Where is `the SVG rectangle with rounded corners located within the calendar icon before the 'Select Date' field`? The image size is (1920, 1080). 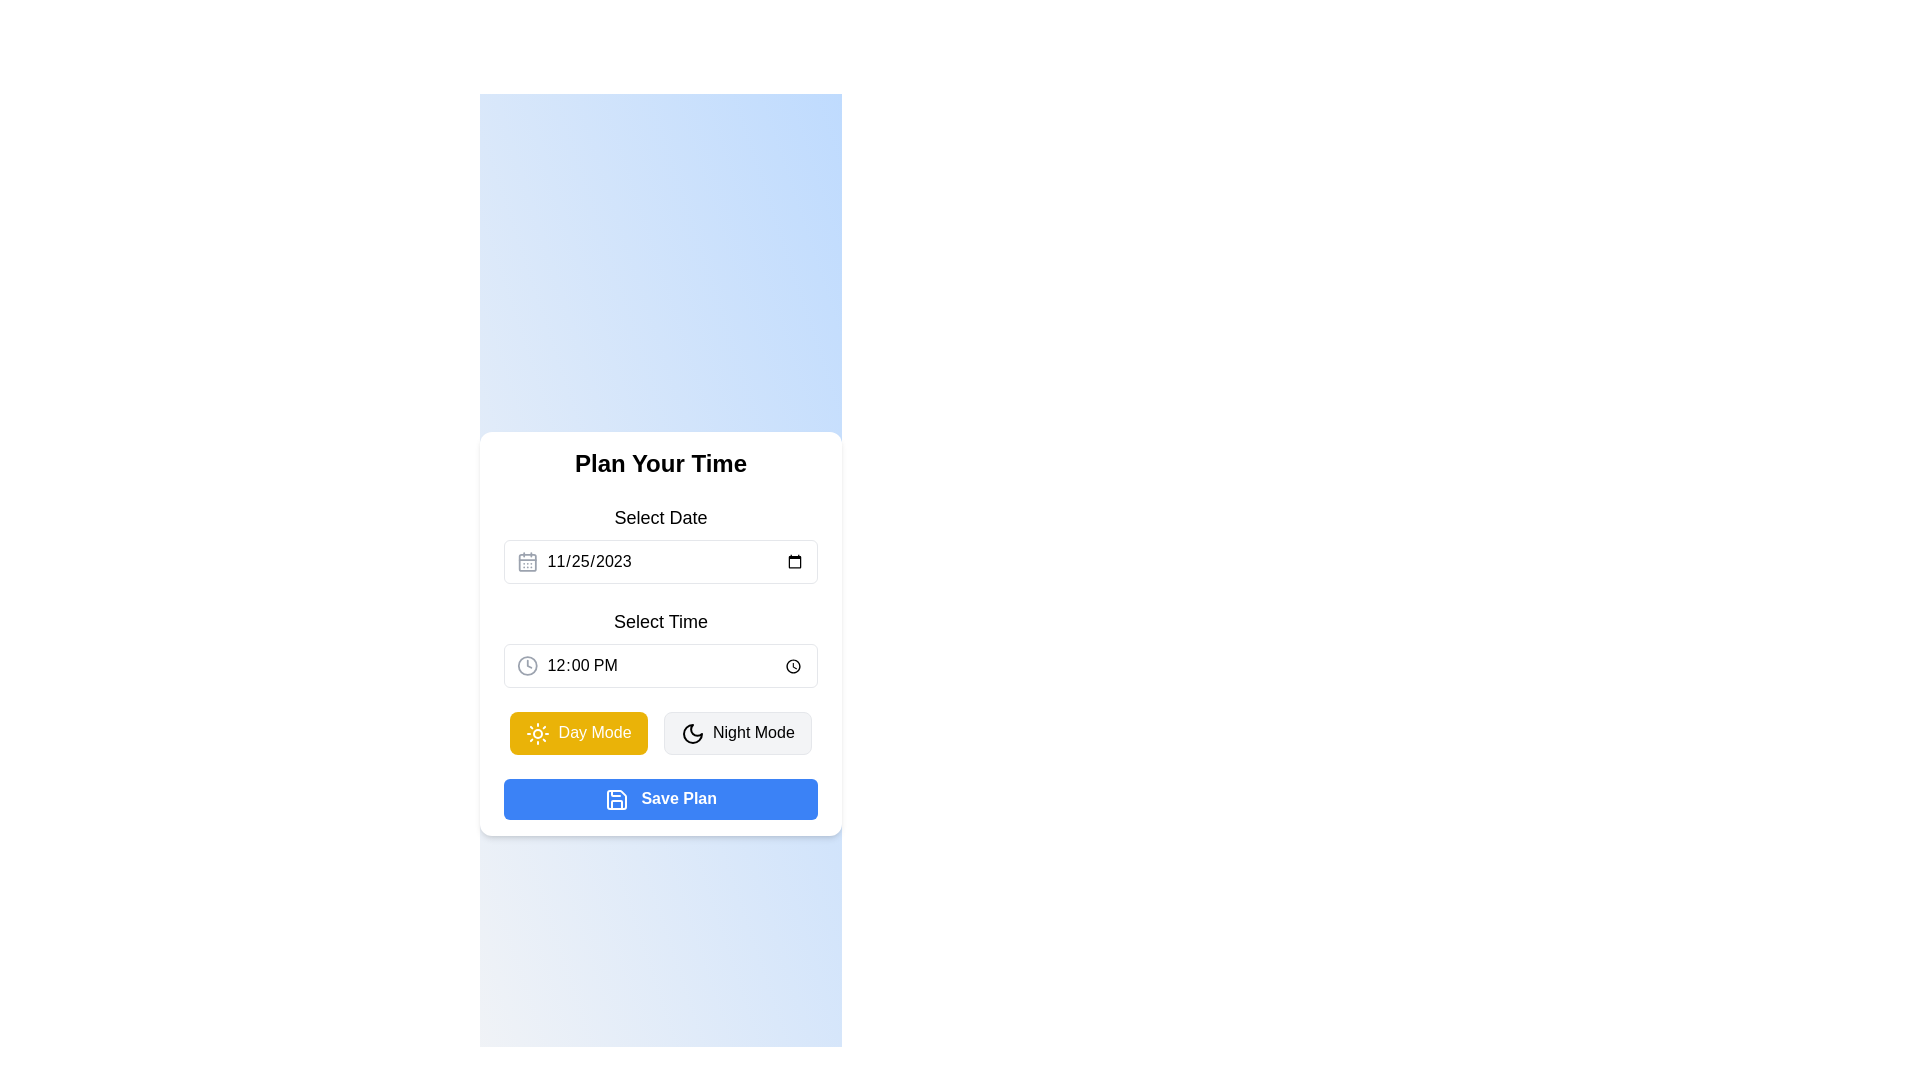
the SVG rectangle with rounded corners located within the calendar icon before the 'Select Date' field is located at coordinates (527, 563).